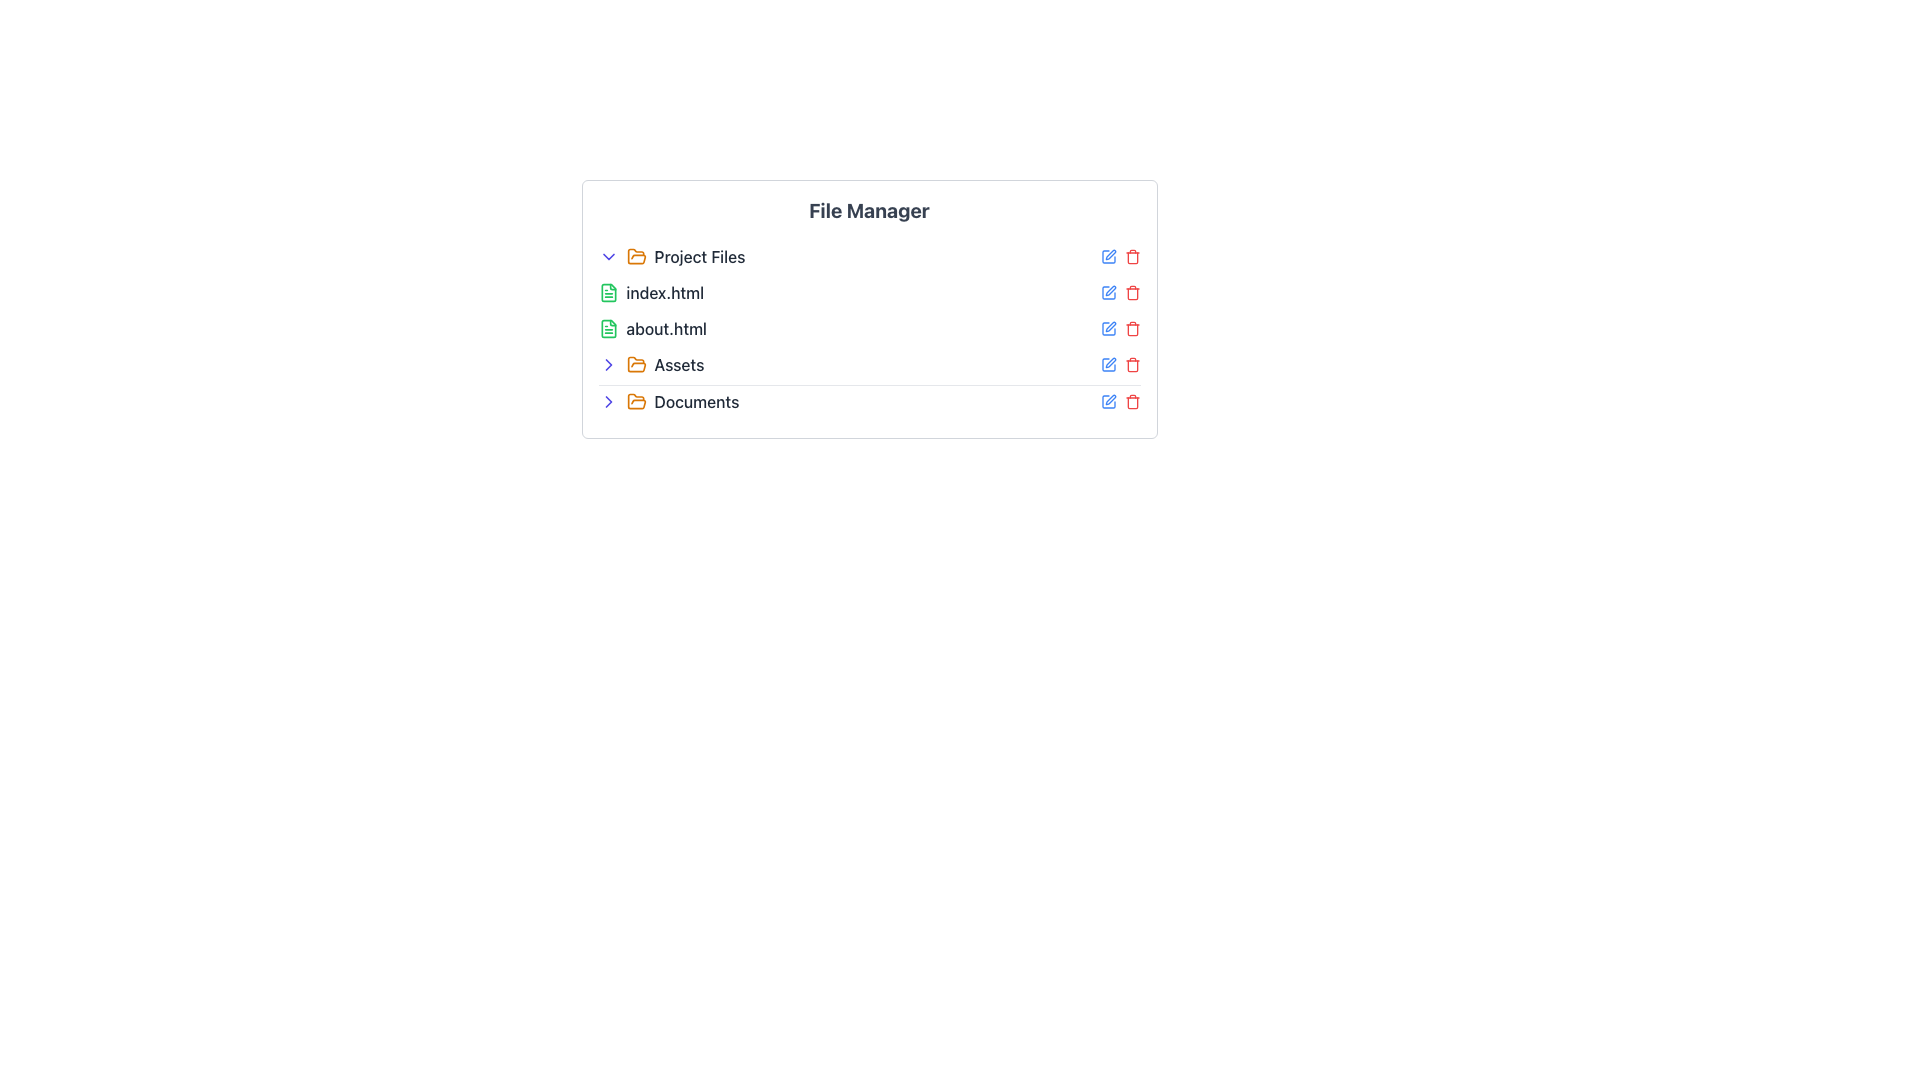 This screenshot has height=1080, width=1920. What do you see at coordinates (665, 293) in the screenshot?
I see `the static text label displaying the file name 'index.html' in the file management interface under the 'Project Files' section` at bounding box center [665, 293].